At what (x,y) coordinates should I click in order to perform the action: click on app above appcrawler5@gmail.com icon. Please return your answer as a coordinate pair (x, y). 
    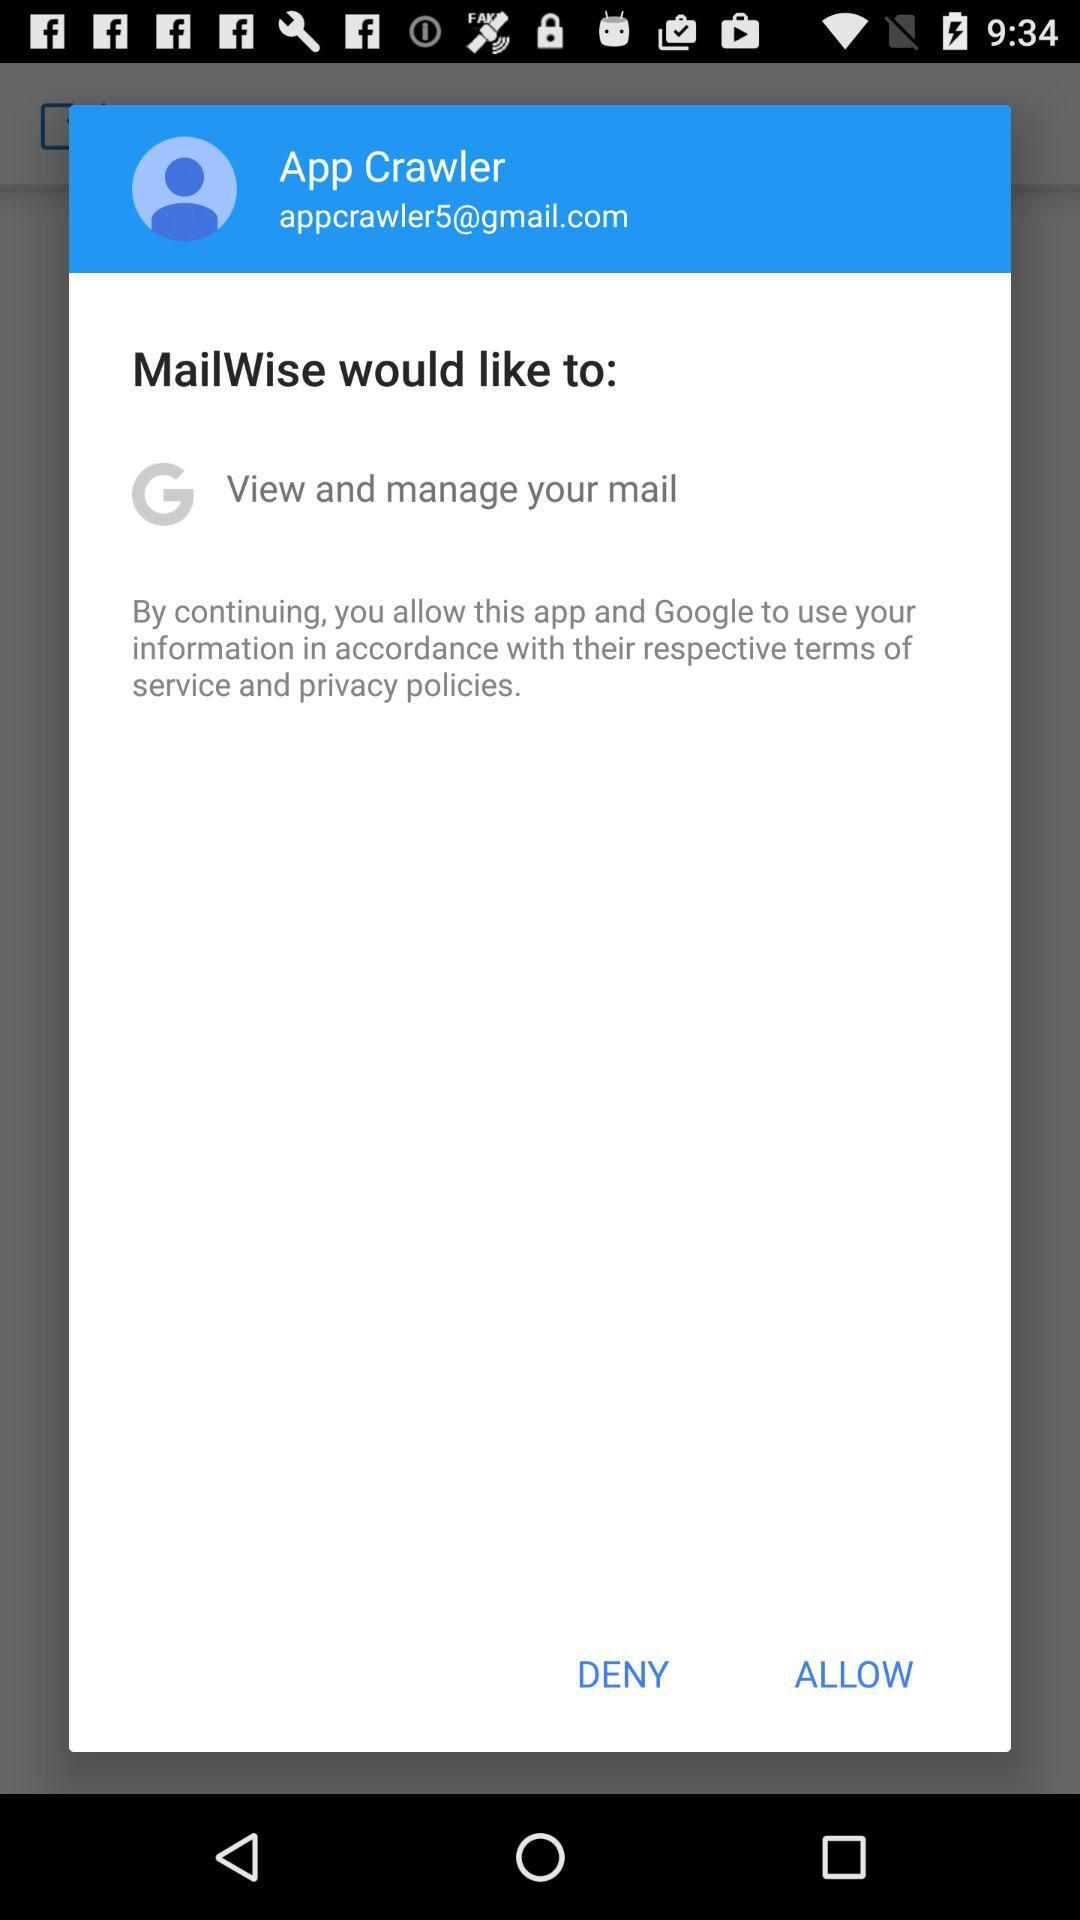
    Looking at the image, I should click on (392, 164).